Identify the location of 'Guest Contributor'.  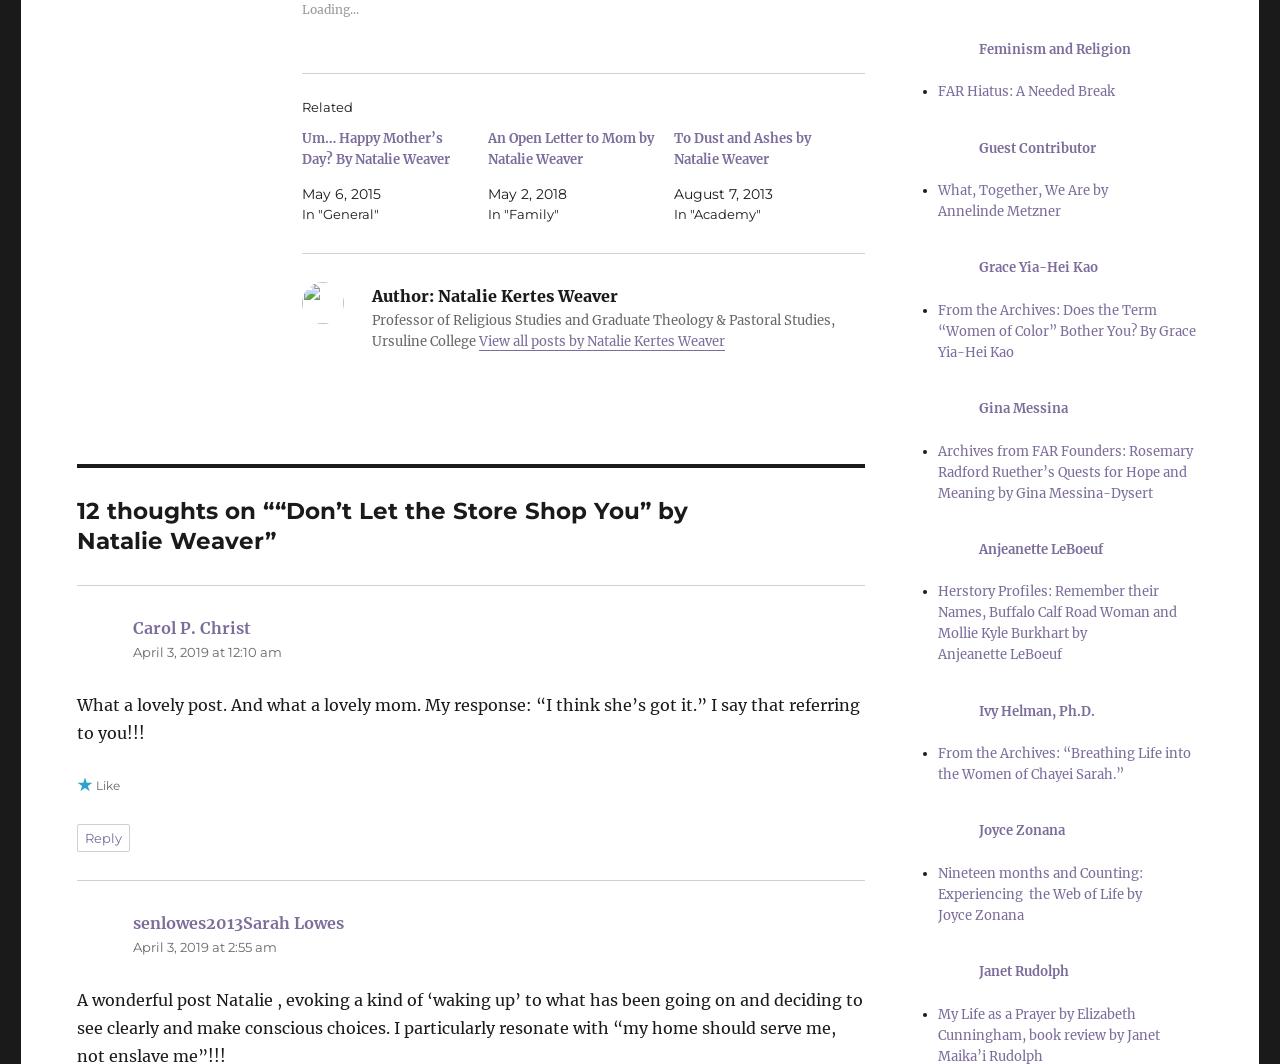
(1037, 147).